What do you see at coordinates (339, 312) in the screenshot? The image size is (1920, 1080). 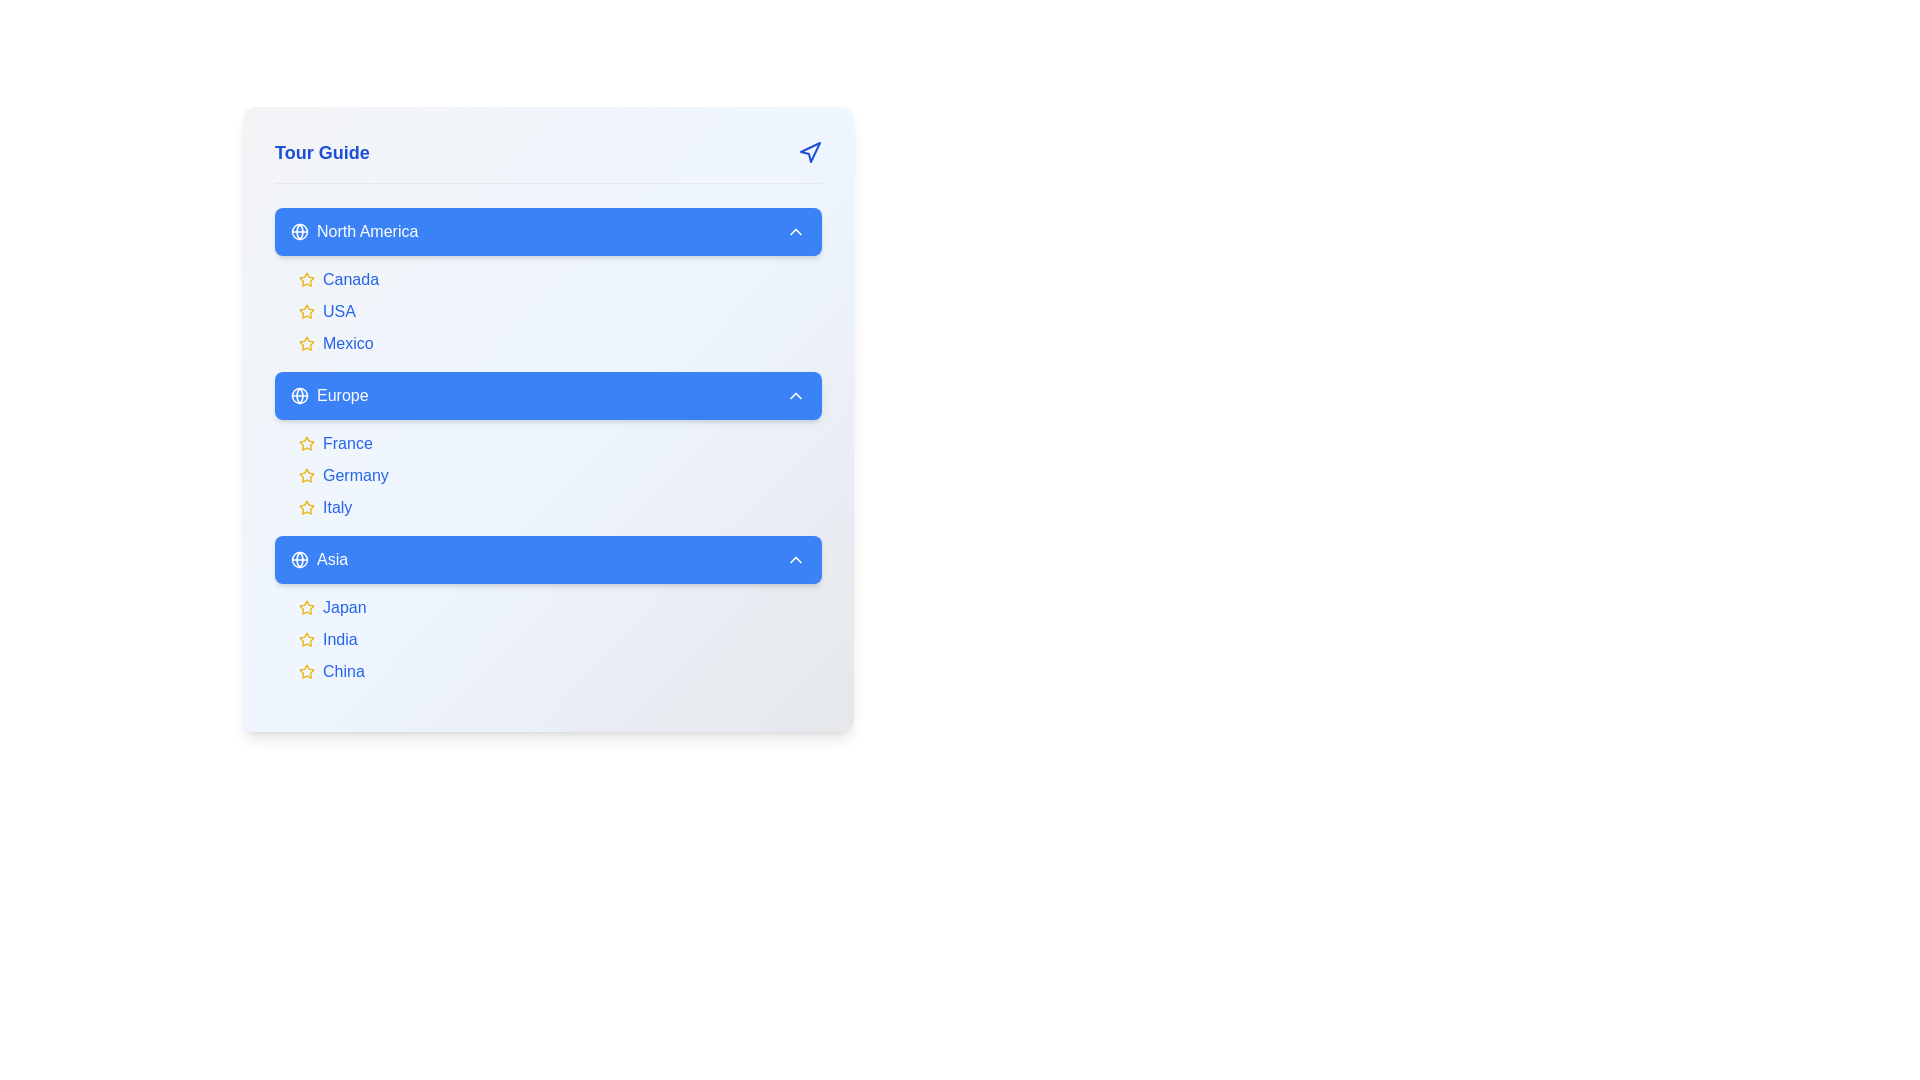 I see `the clickable hyperlink text that points to the section labeled 'USA'` at bounding box center [339, 312].